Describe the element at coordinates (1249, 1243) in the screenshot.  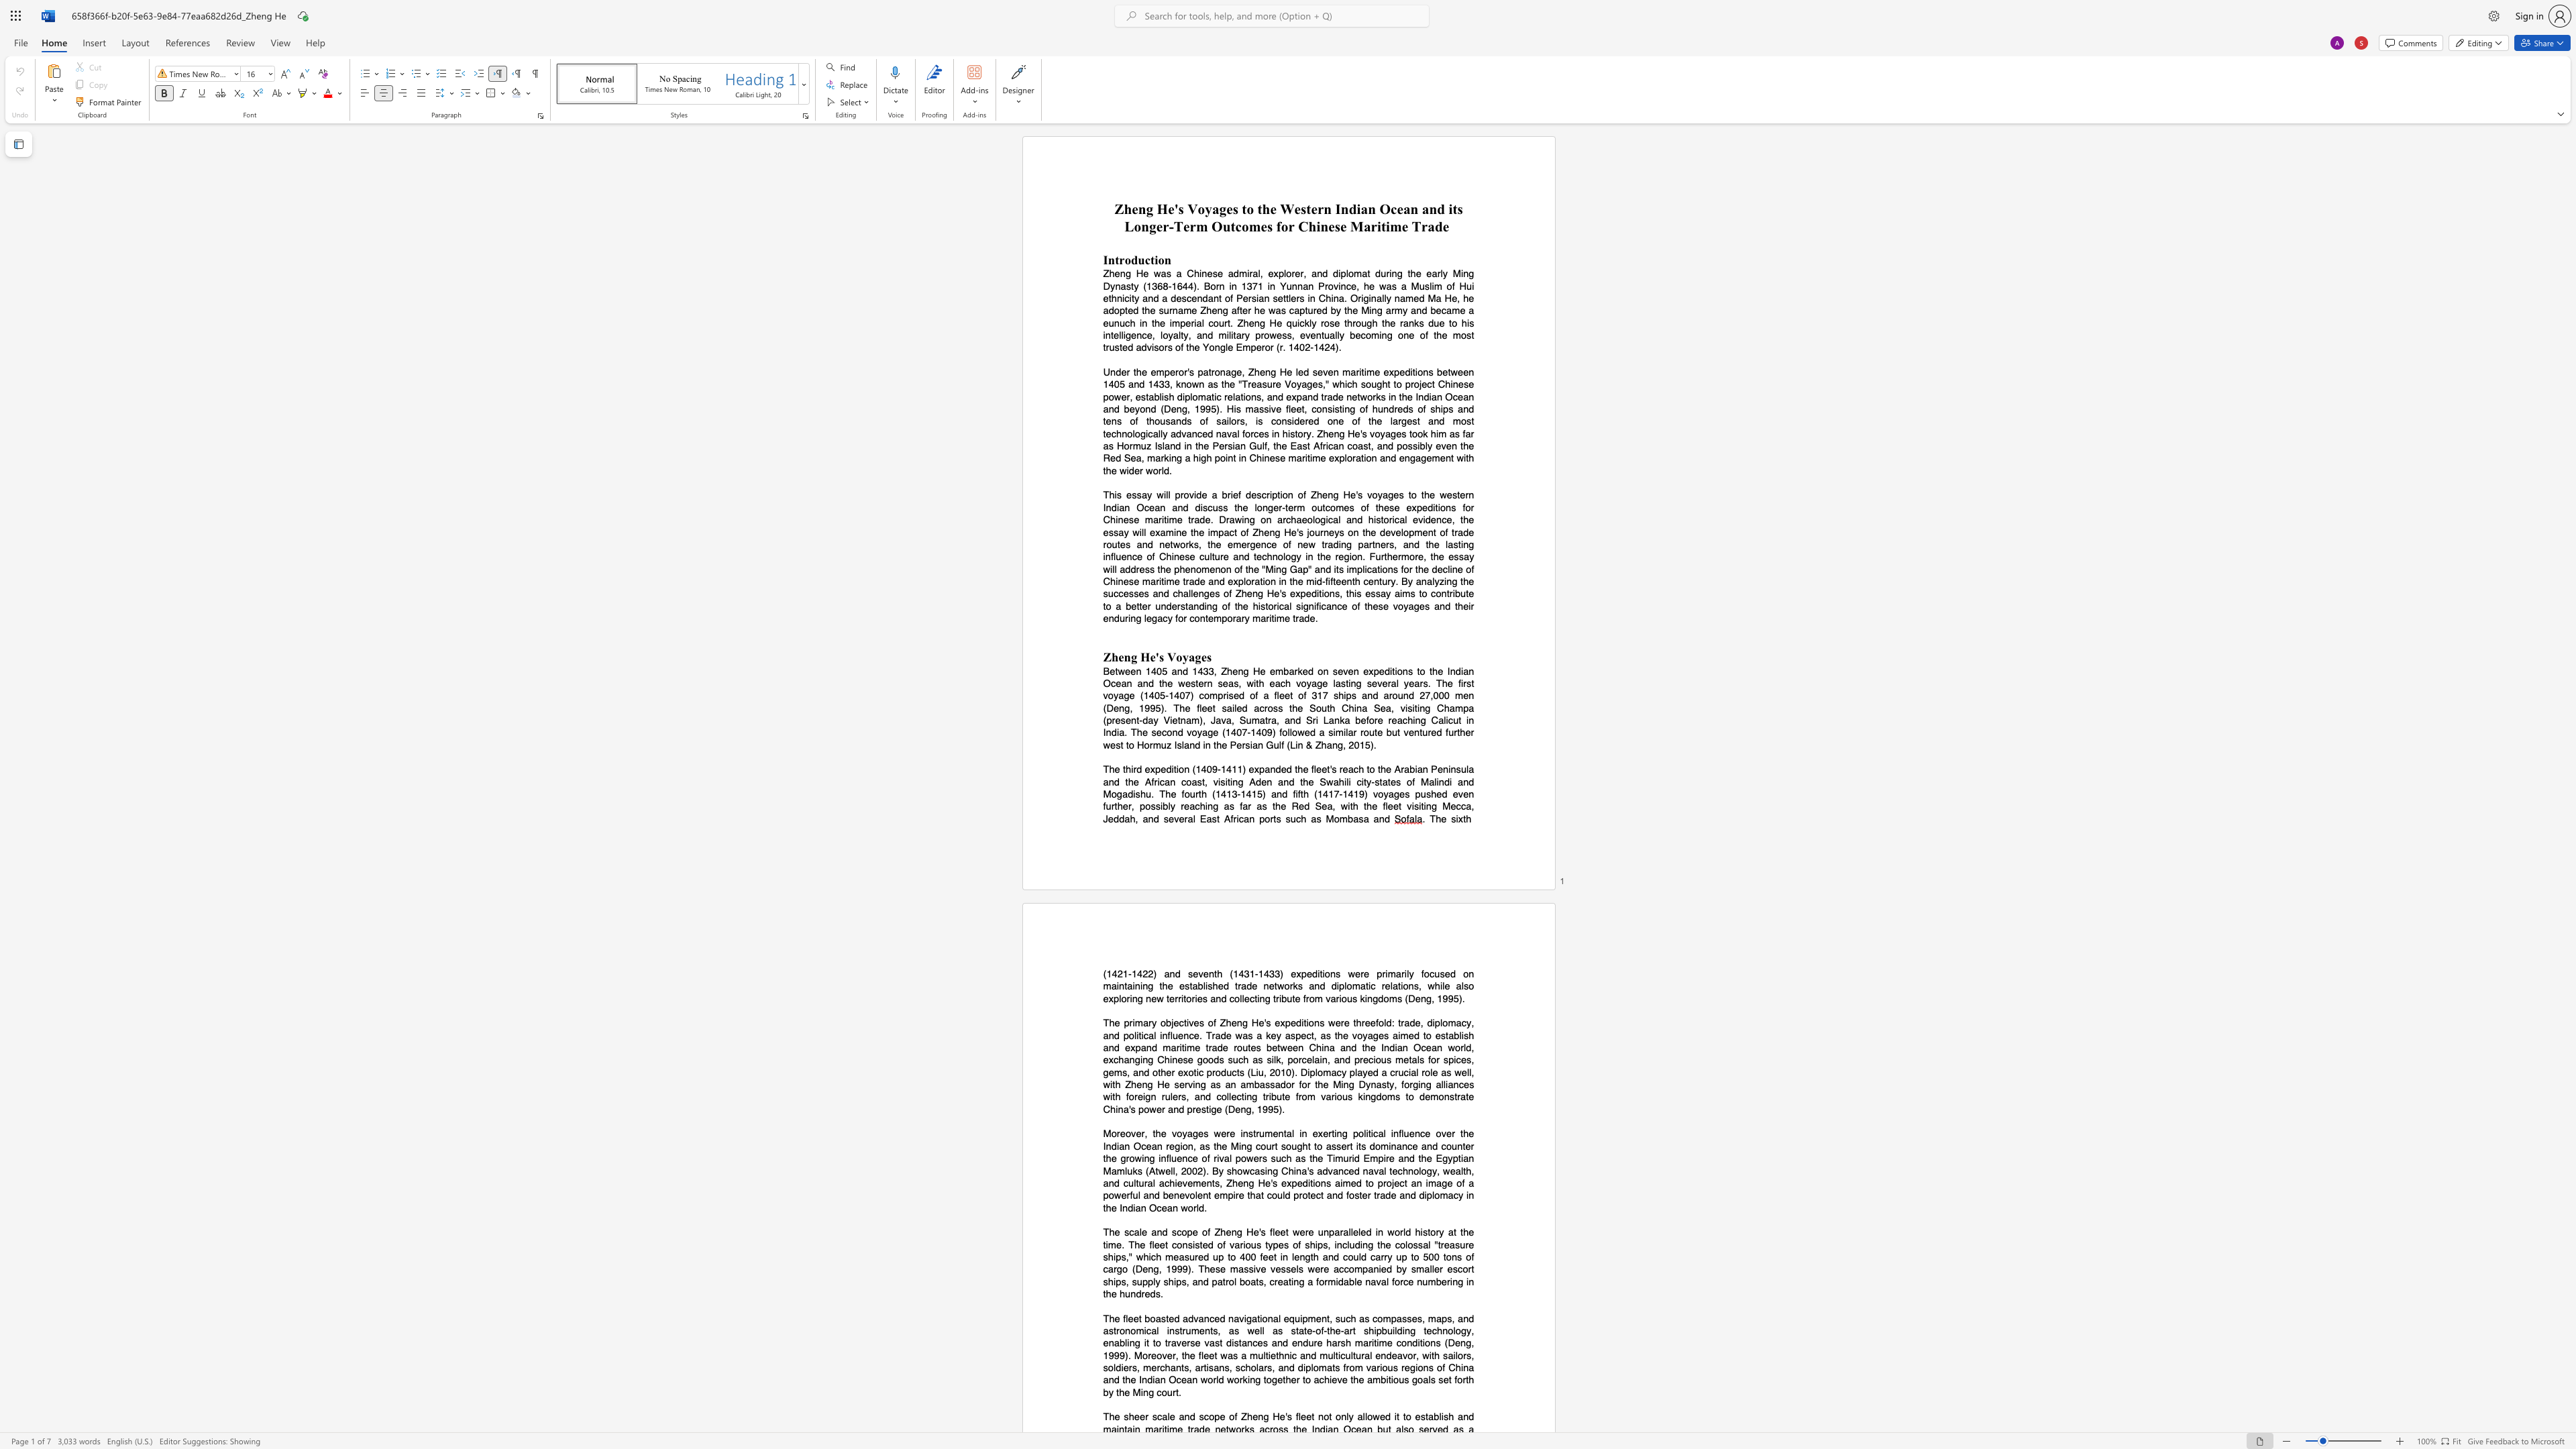
I see `the subset text "us type" within the text "various types"` at that location.